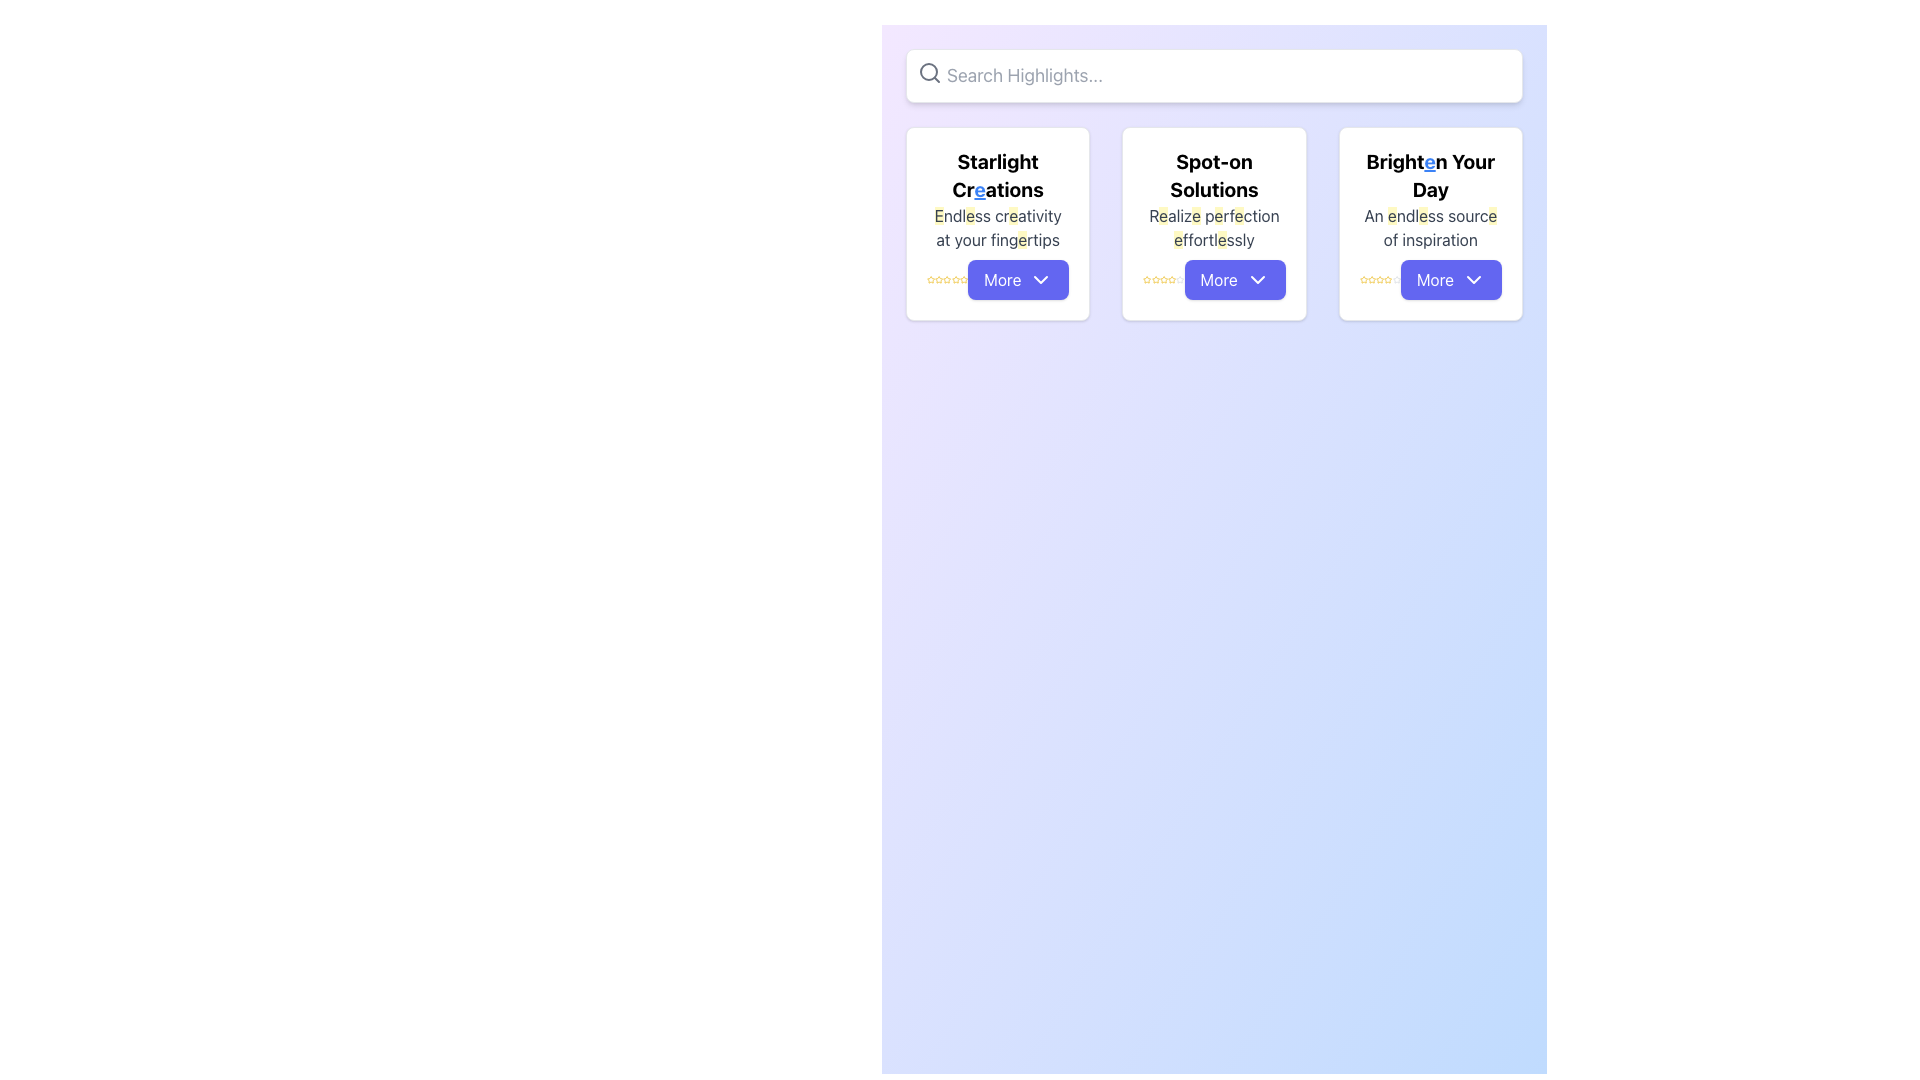 The width and height of the screenshot is (1920, 1080). What do you see at coordinates (1453, 174) in the screenshot?
I see `text element displaying 'n Your Day', which is part of the phrase 'Brighten Your Day' located at the top section of the card in the third column of the grid layout` at bounding box center [1453, 174].